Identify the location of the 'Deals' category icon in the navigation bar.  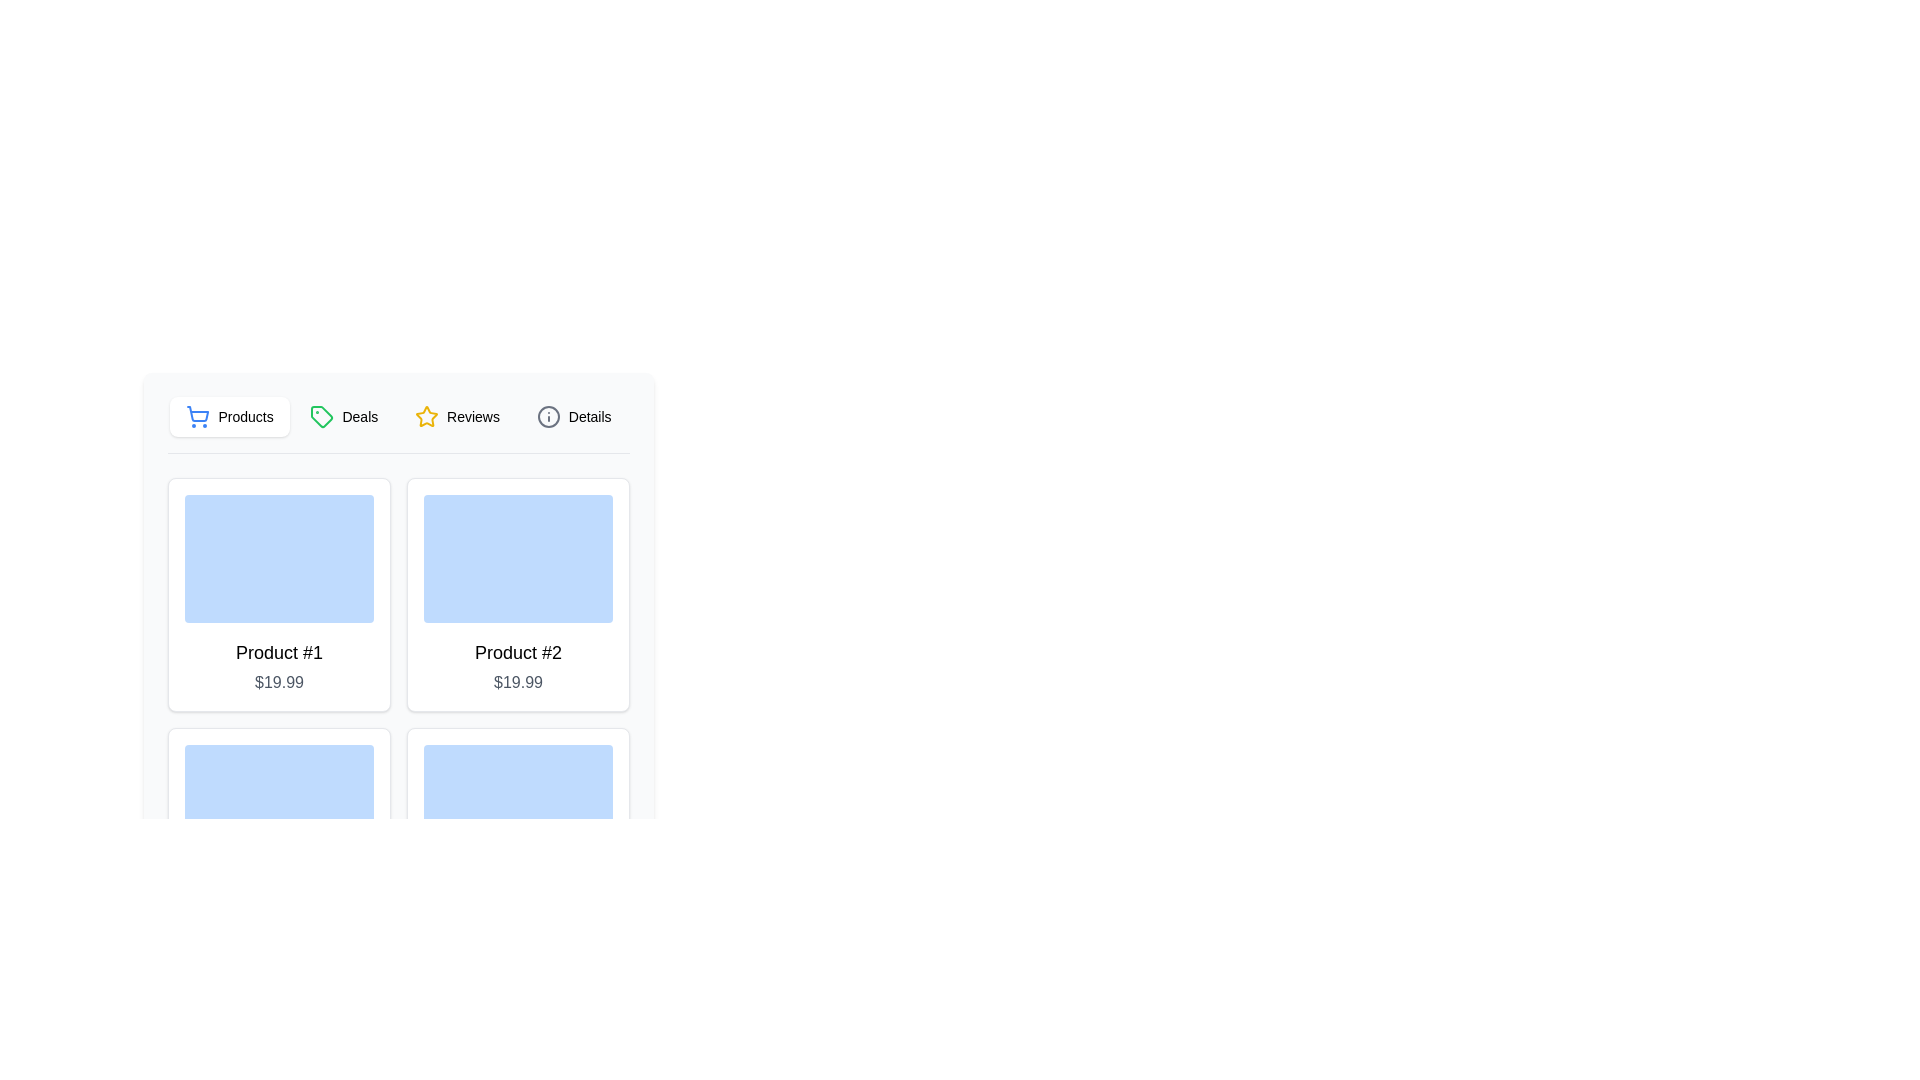
(322, 415).